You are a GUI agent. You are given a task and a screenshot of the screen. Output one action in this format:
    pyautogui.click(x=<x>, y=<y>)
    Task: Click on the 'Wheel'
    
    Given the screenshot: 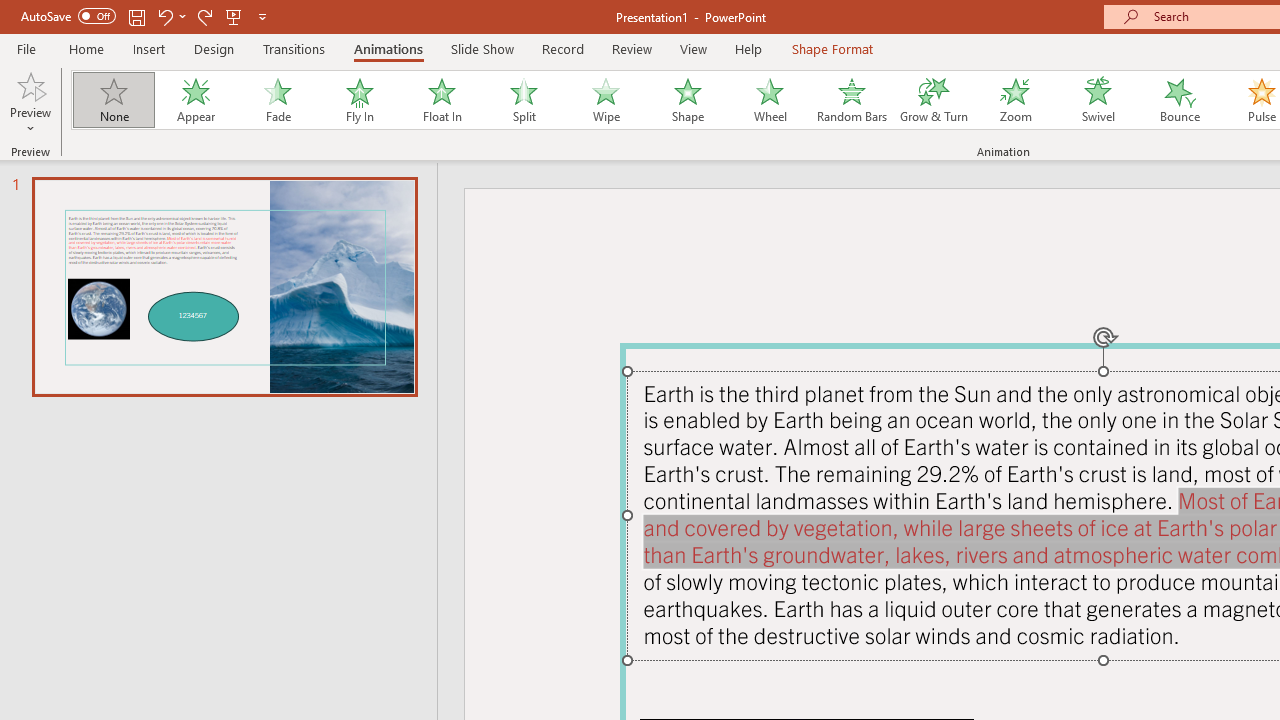 What is the action you would take?
    pyautogui.click(x=769, y=100)
    